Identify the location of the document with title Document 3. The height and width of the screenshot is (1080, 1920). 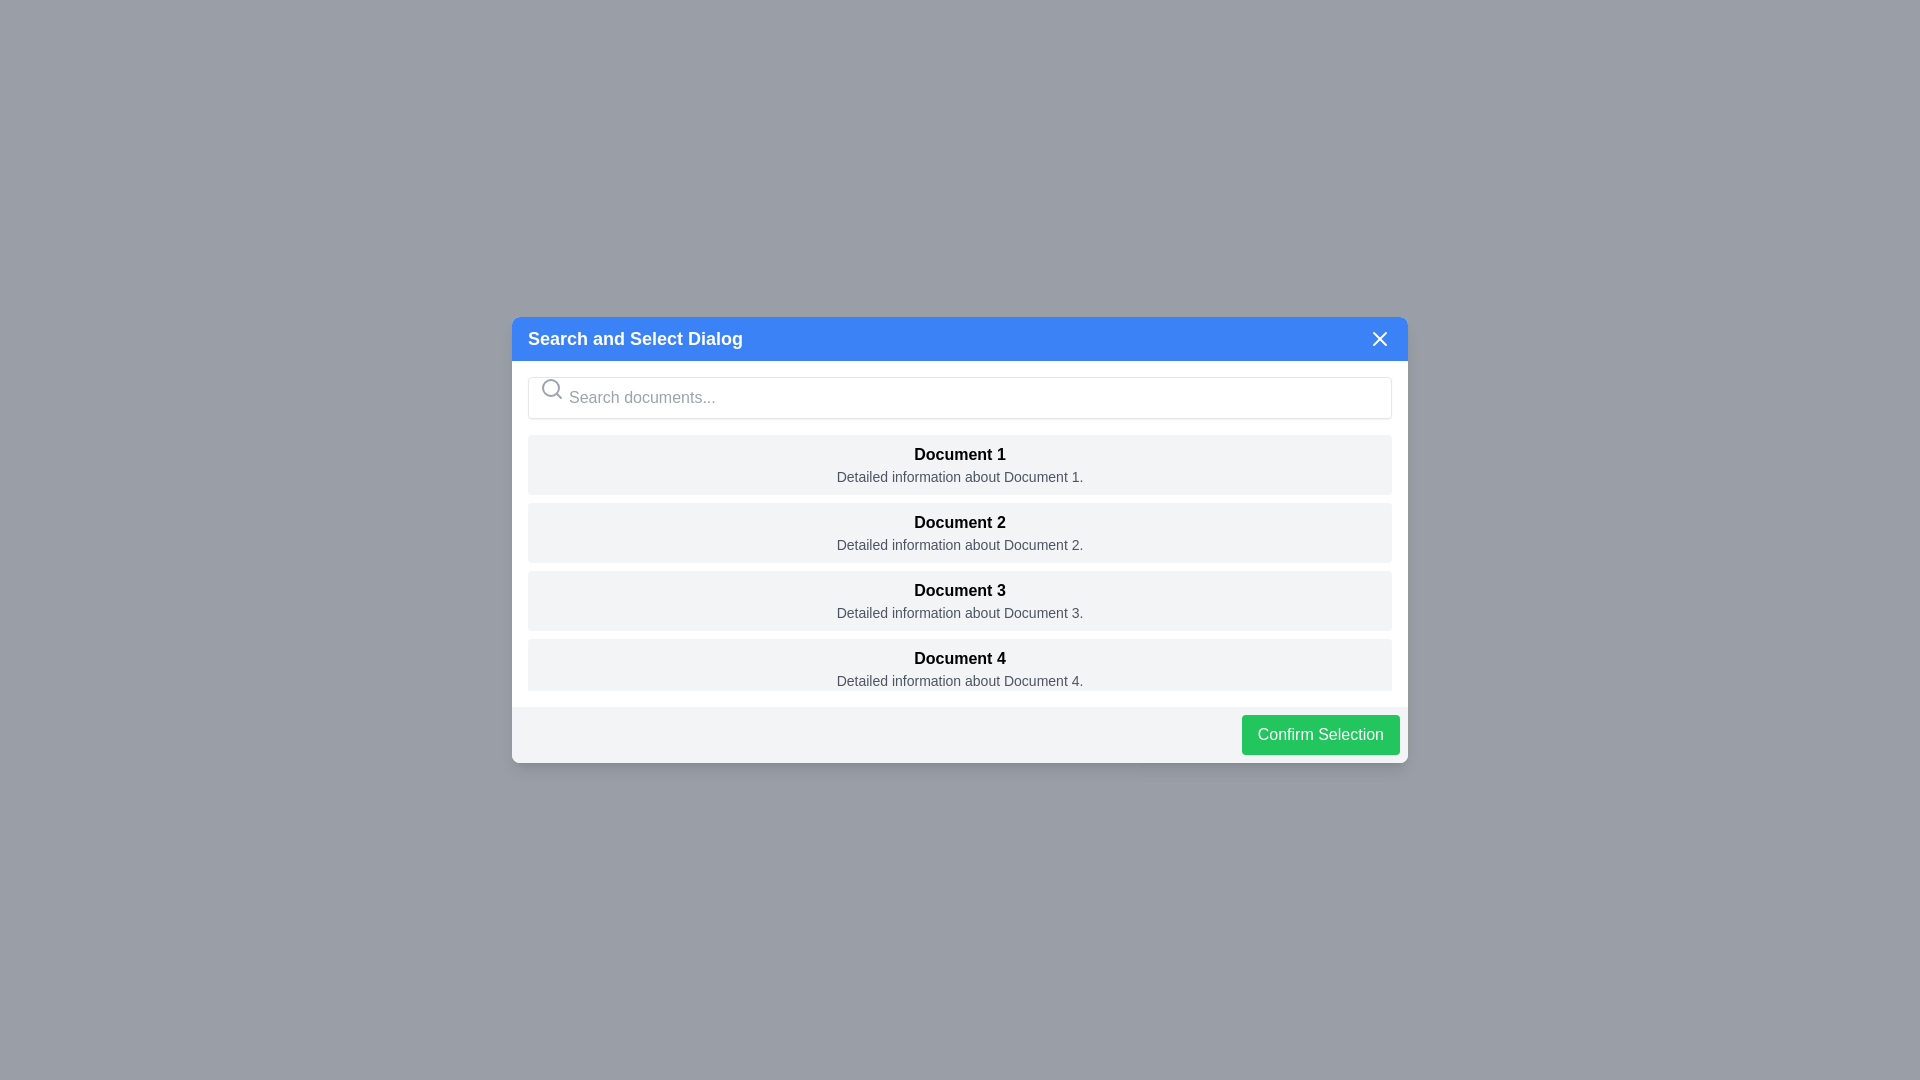
(960, 600).